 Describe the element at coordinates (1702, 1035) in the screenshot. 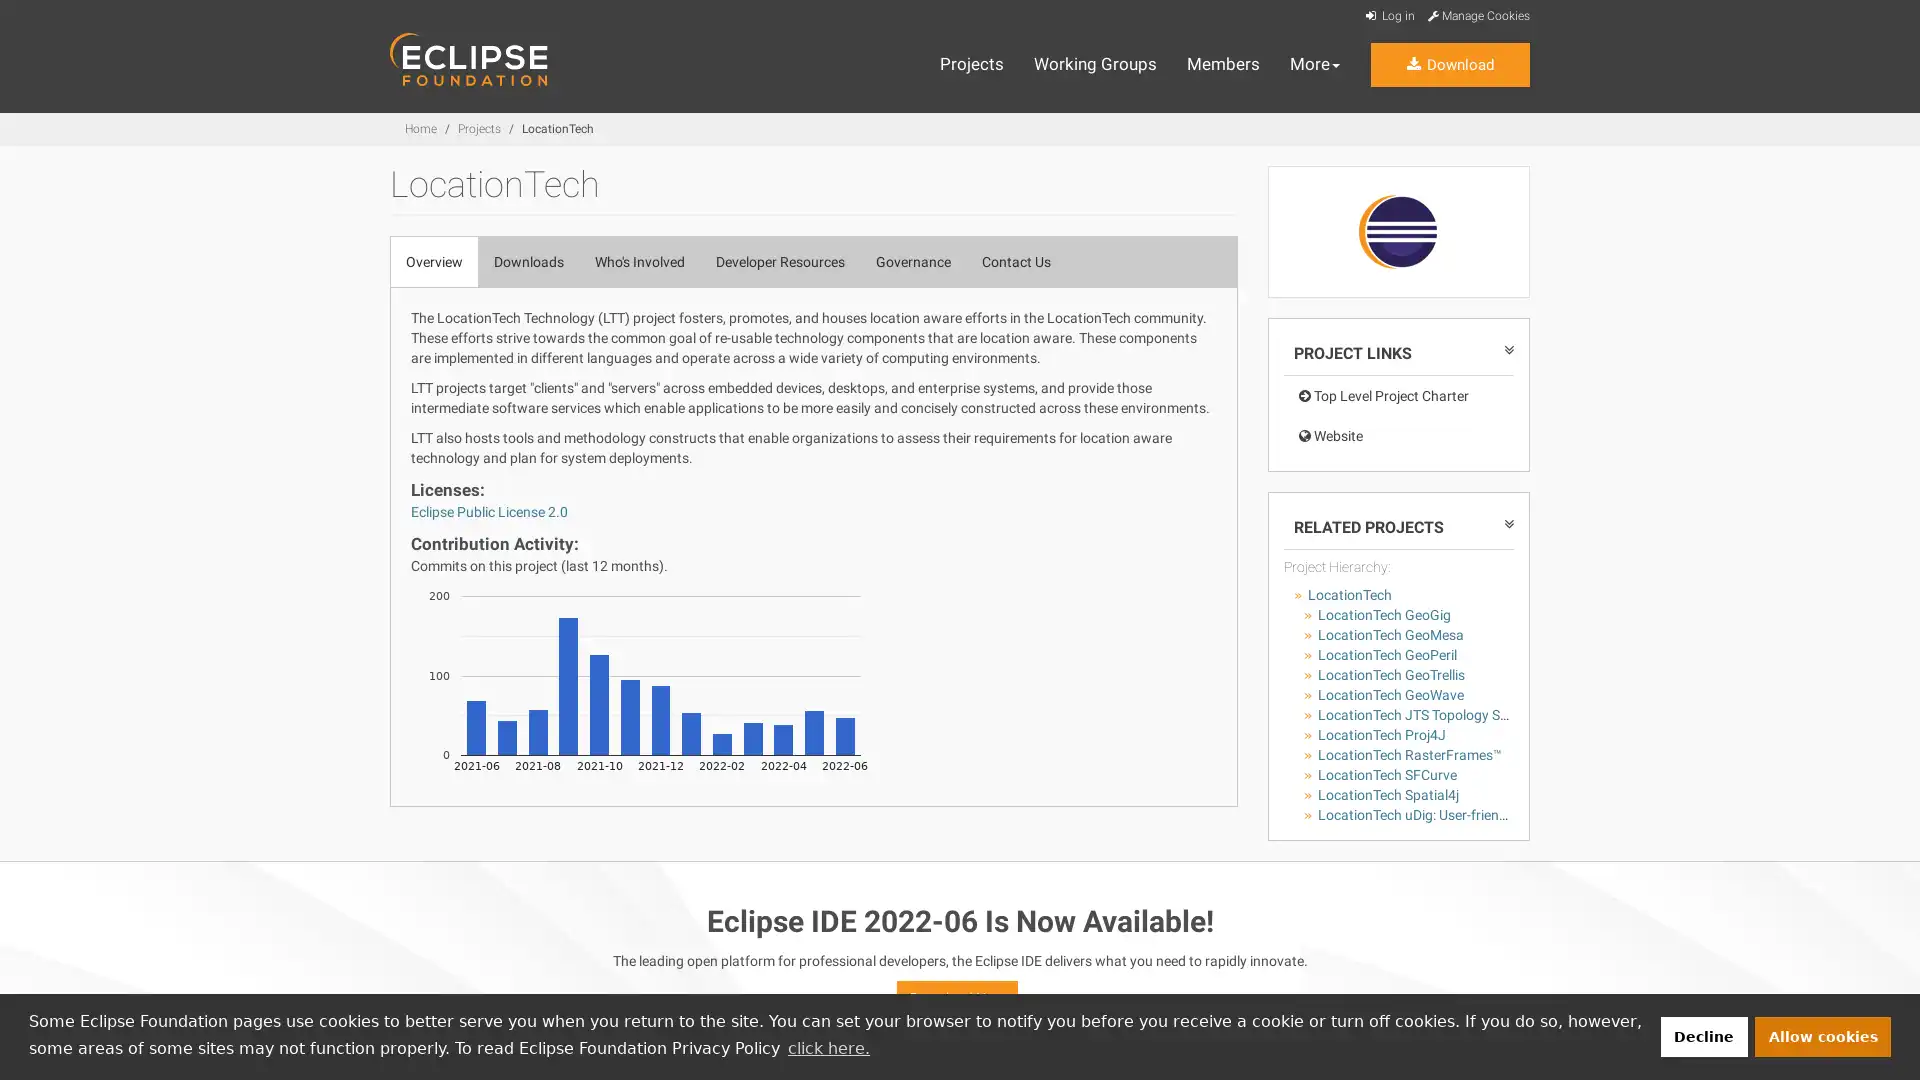

I see `deny cookies` at that location.